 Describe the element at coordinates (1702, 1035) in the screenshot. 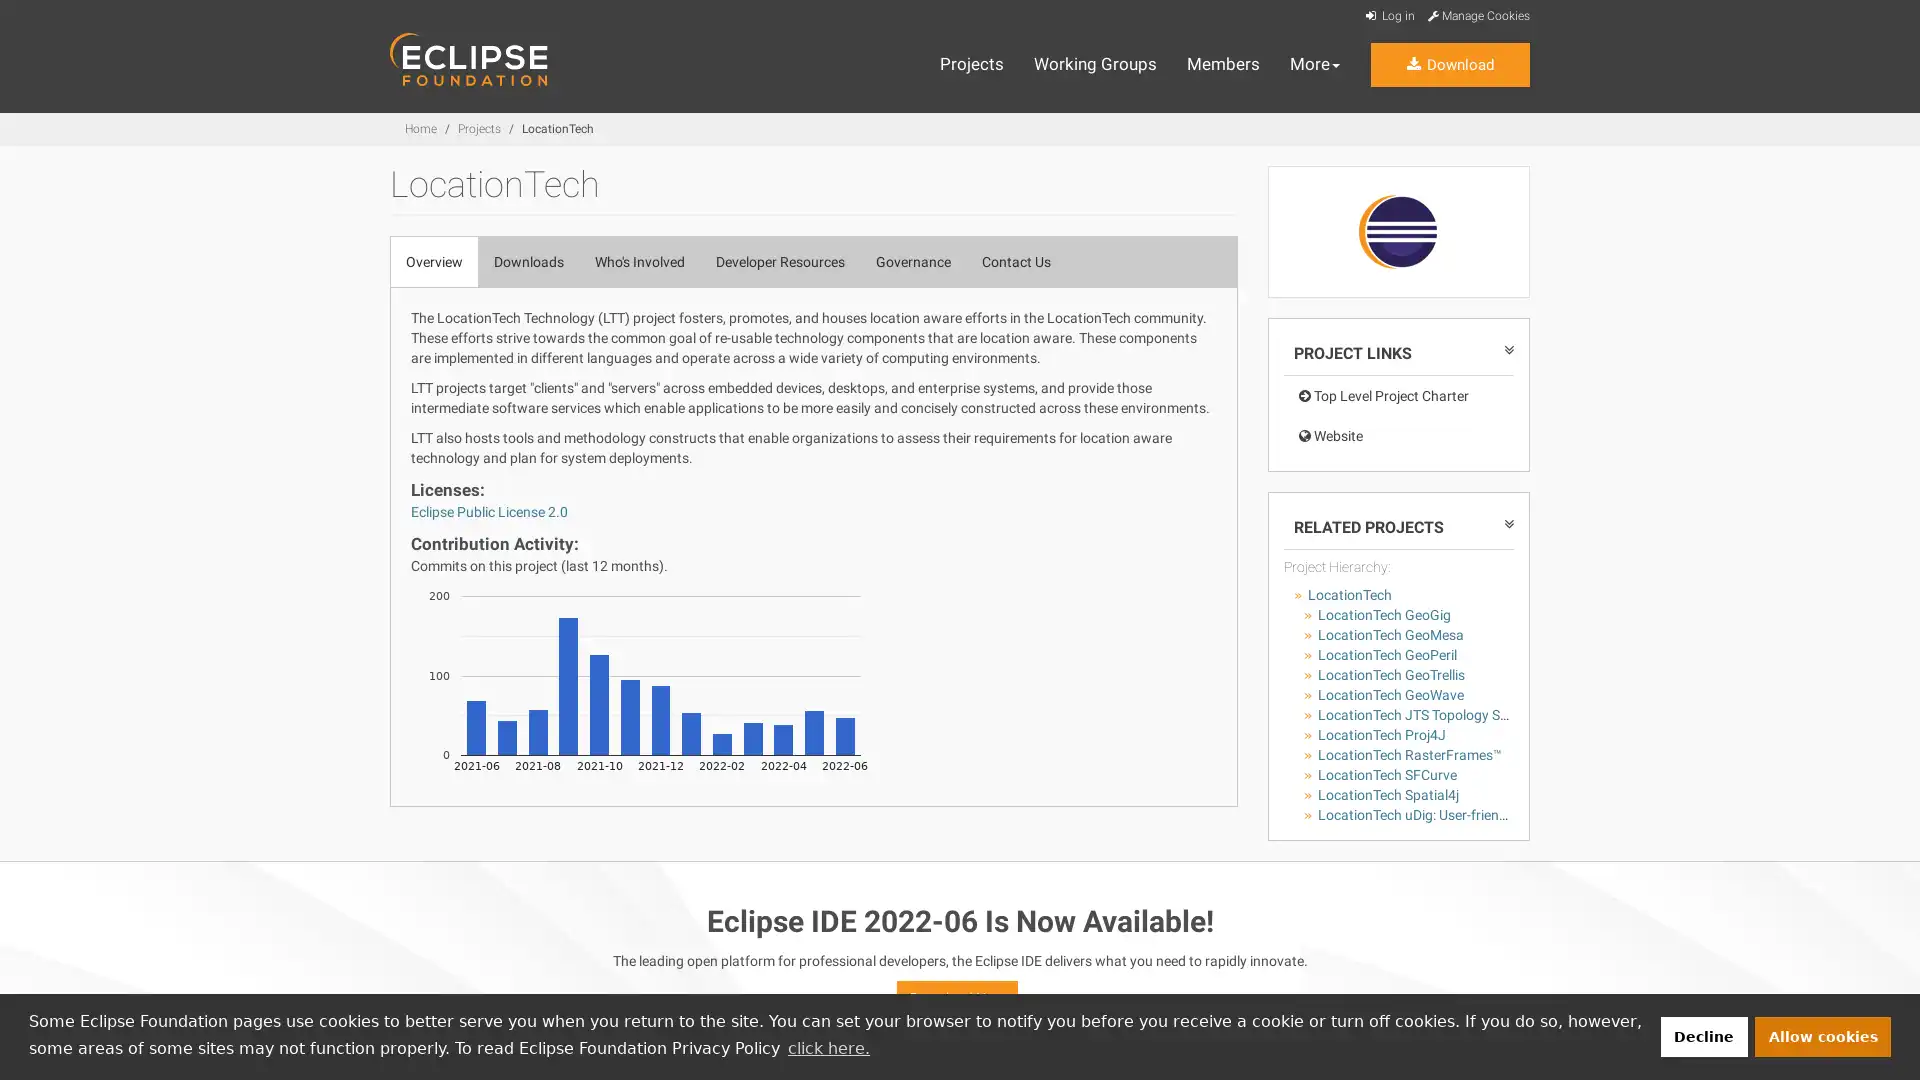

I see `deny cookies` at that location.